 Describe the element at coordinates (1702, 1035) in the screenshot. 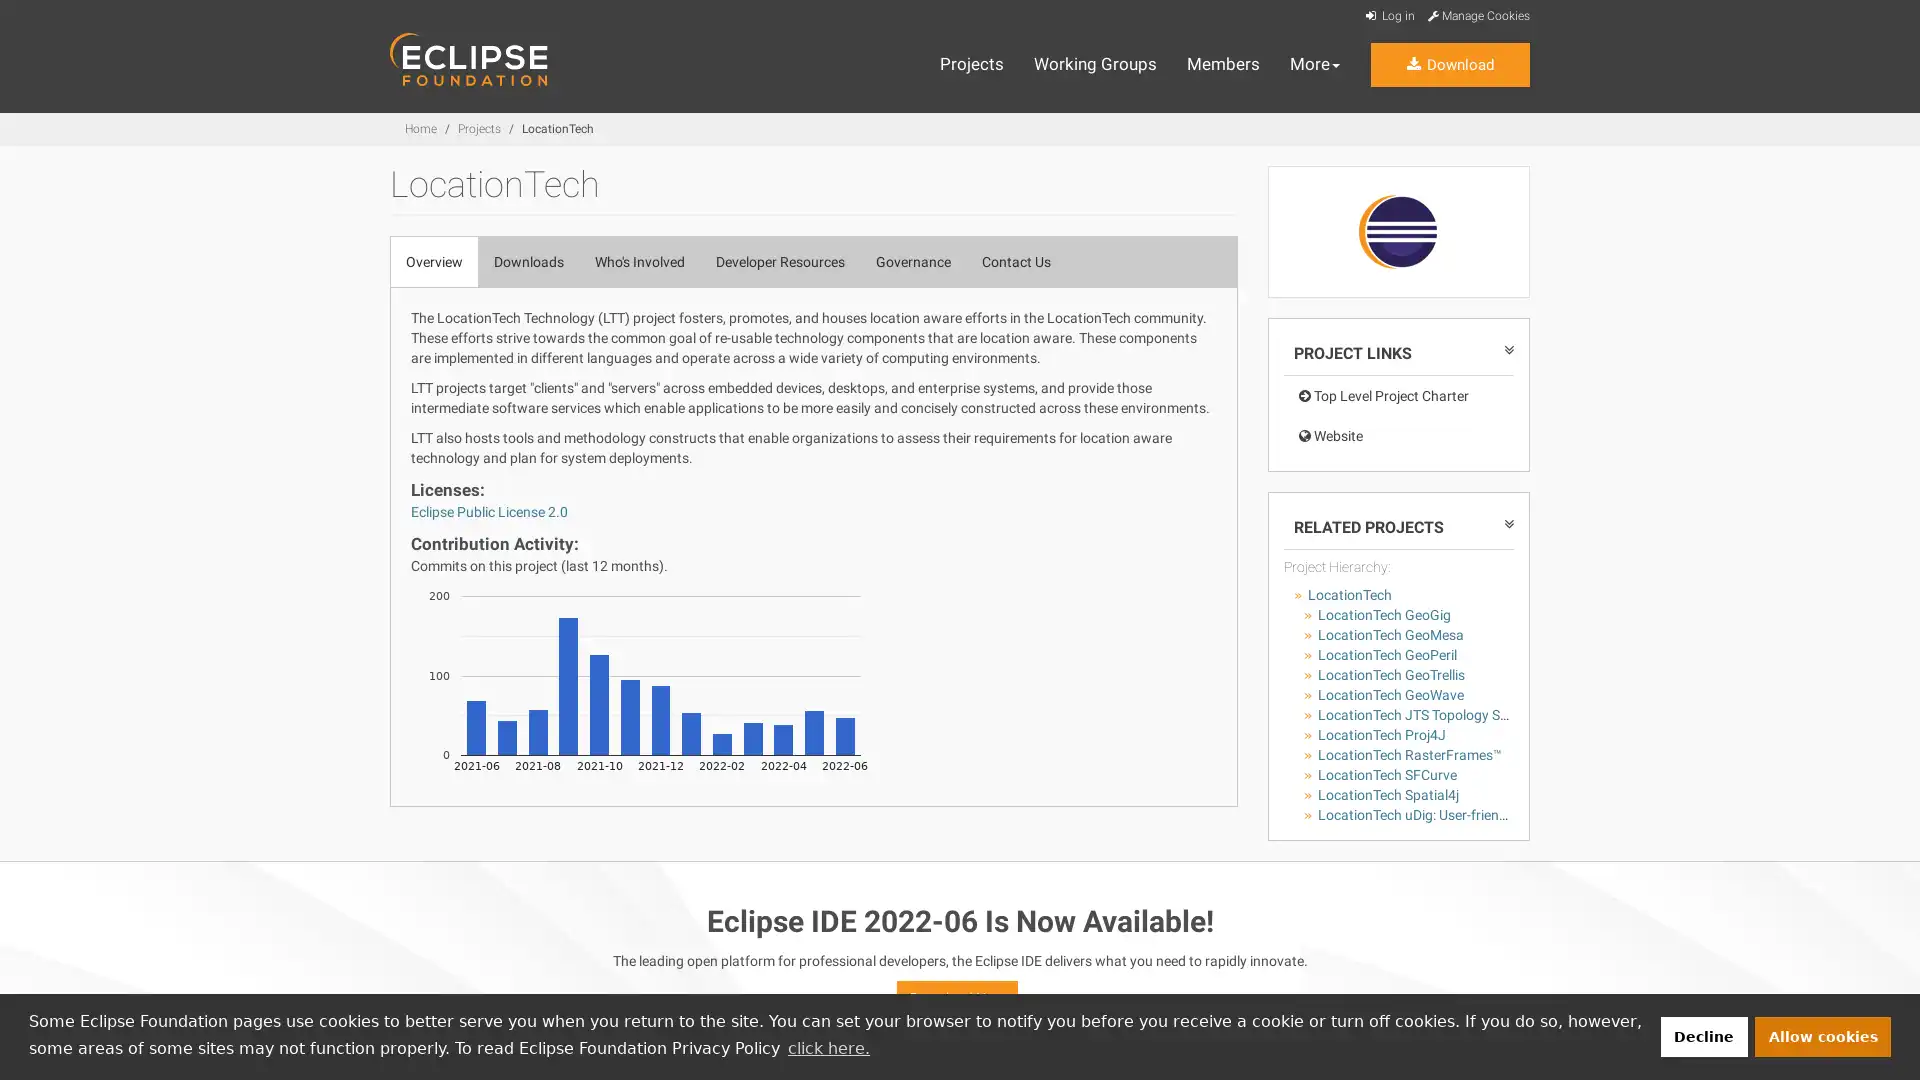

I see `deny cookies` at that location.